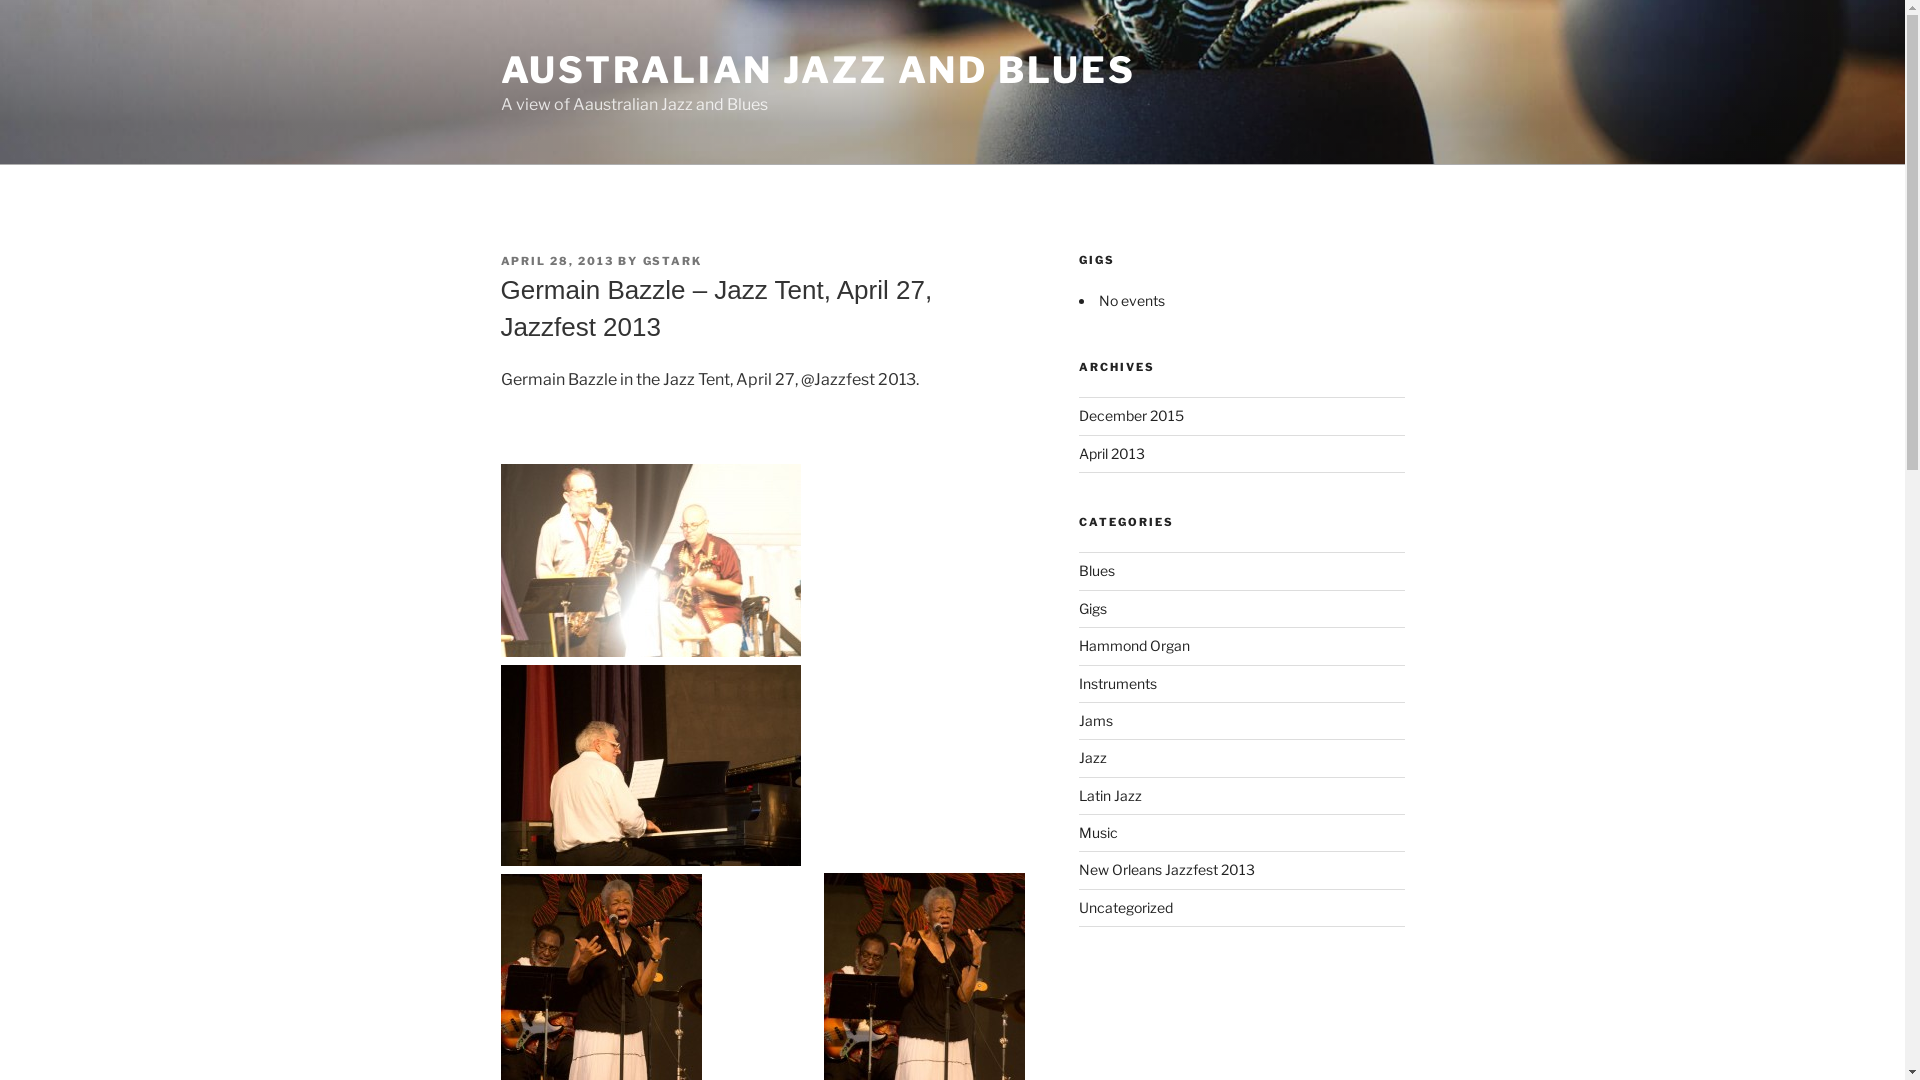 The height and width of the screenshot is (1080, 1920). Describe the element at coordinates (1117, 682) in the screenshot. I see `'Instruments'` at that location.